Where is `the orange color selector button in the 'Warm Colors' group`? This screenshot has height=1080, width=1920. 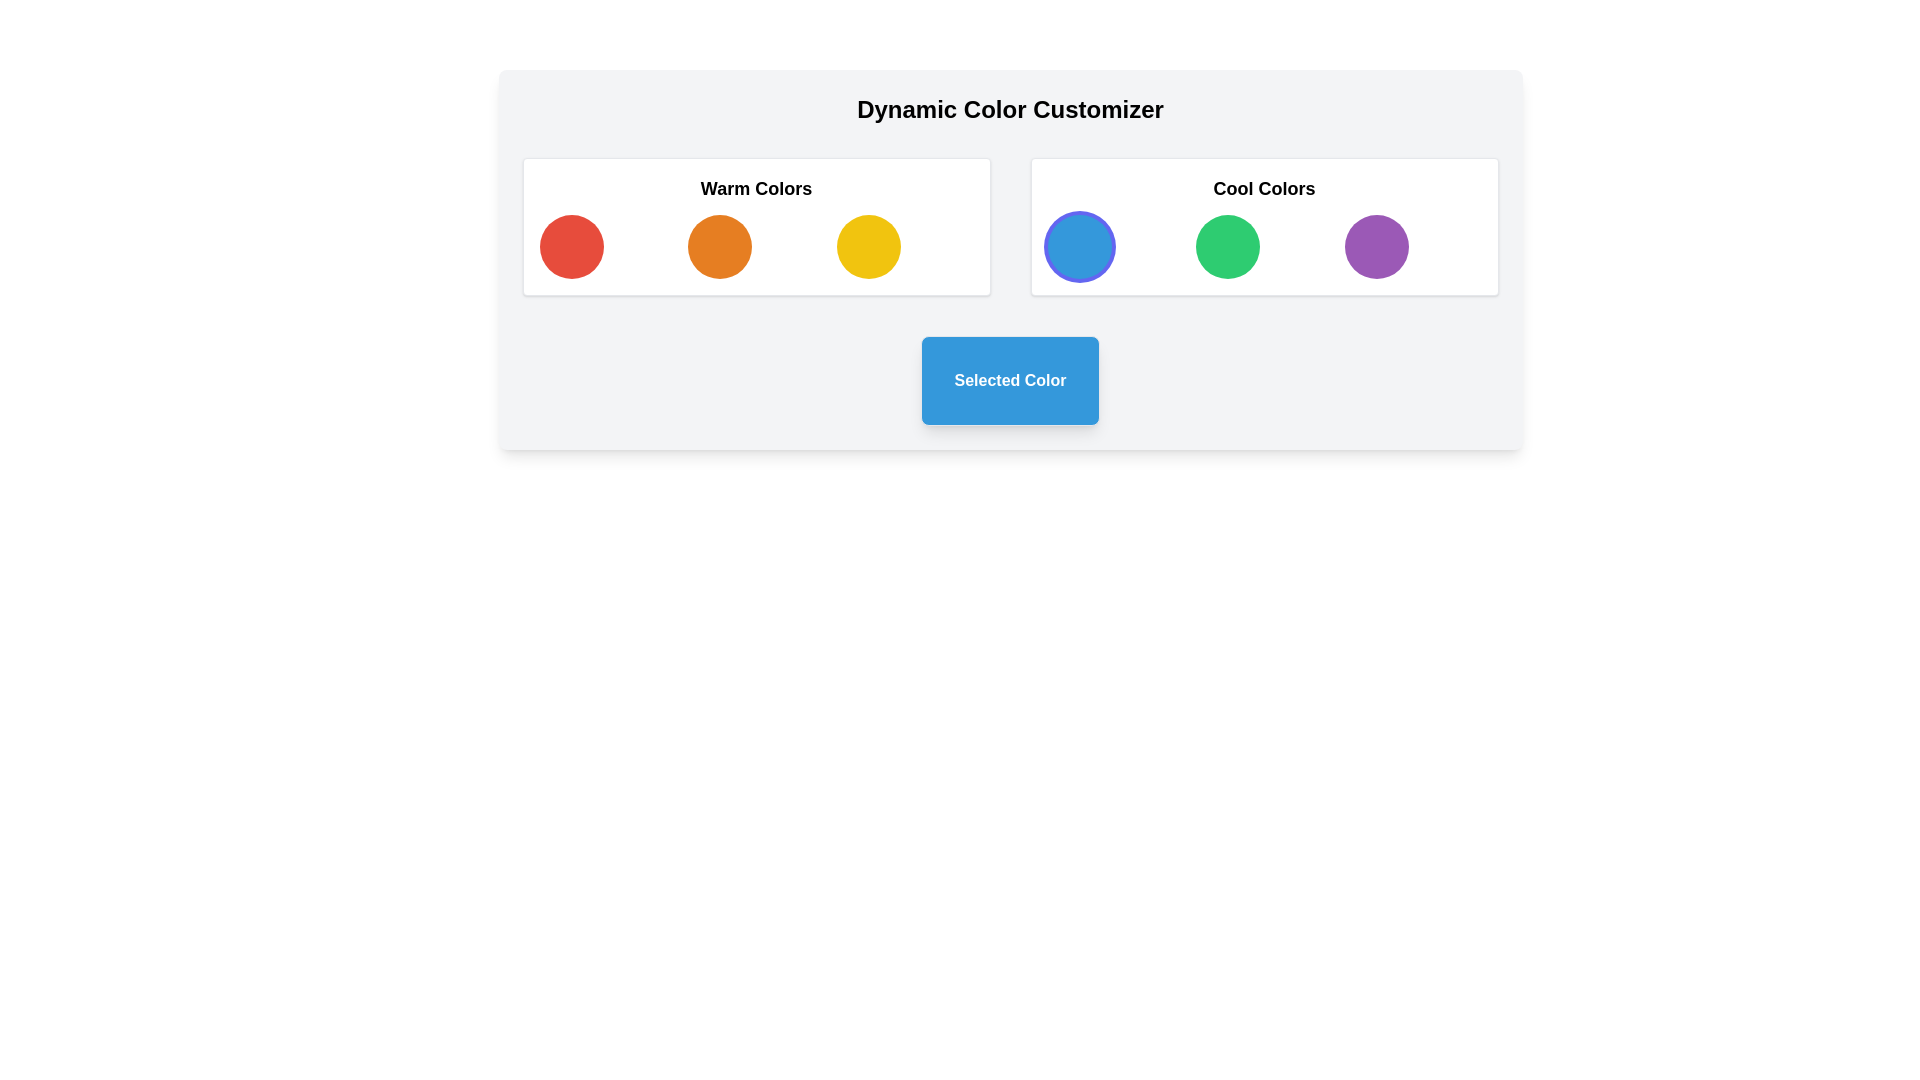
the orange color selector button in the 'Warm Colors' group is located at coordinates (755, 245).